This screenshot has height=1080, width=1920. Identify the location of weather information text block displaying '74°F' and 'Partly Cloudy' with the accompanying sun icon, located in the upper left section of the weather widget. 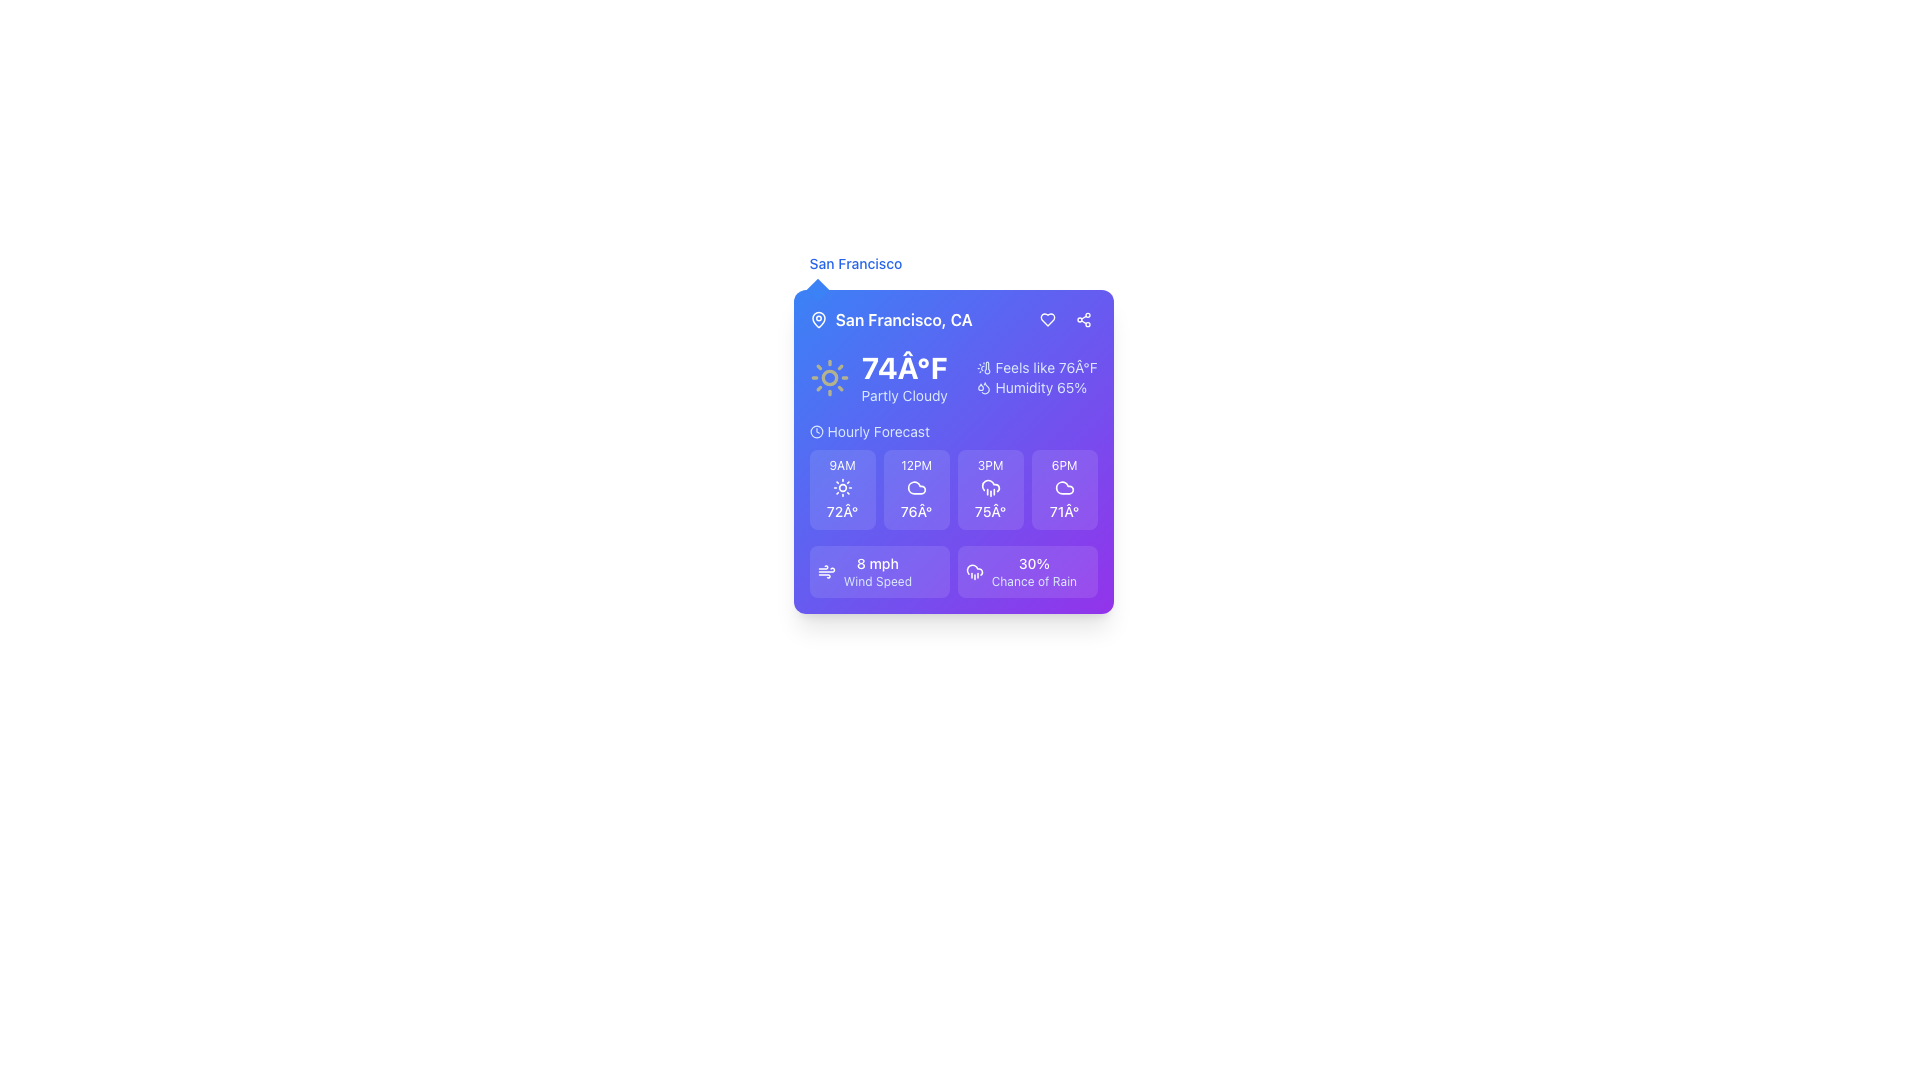
(878, 378).